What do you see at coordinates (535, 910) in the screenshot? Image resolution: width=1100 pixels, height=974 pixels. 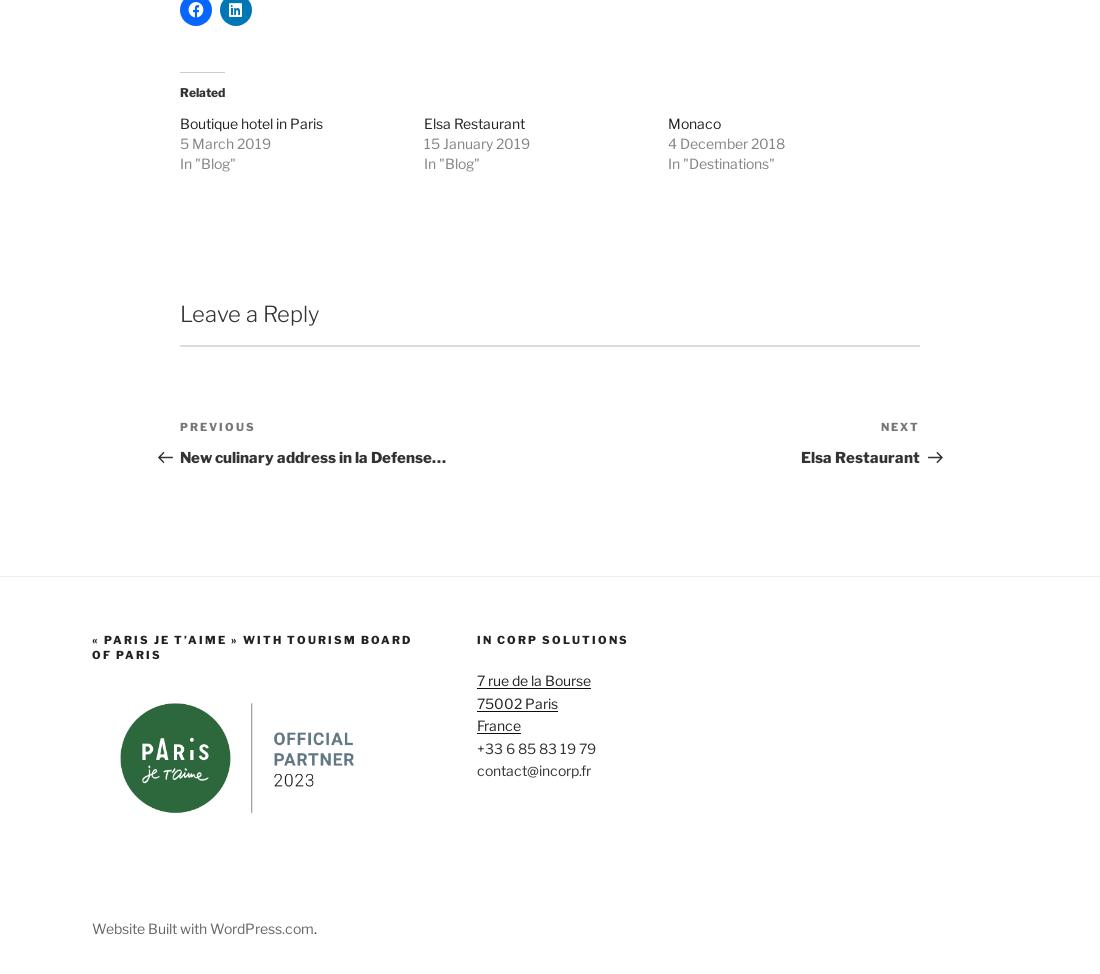 I see `'+33 6 85 83 19 79'` at bounding box center [535, 910].